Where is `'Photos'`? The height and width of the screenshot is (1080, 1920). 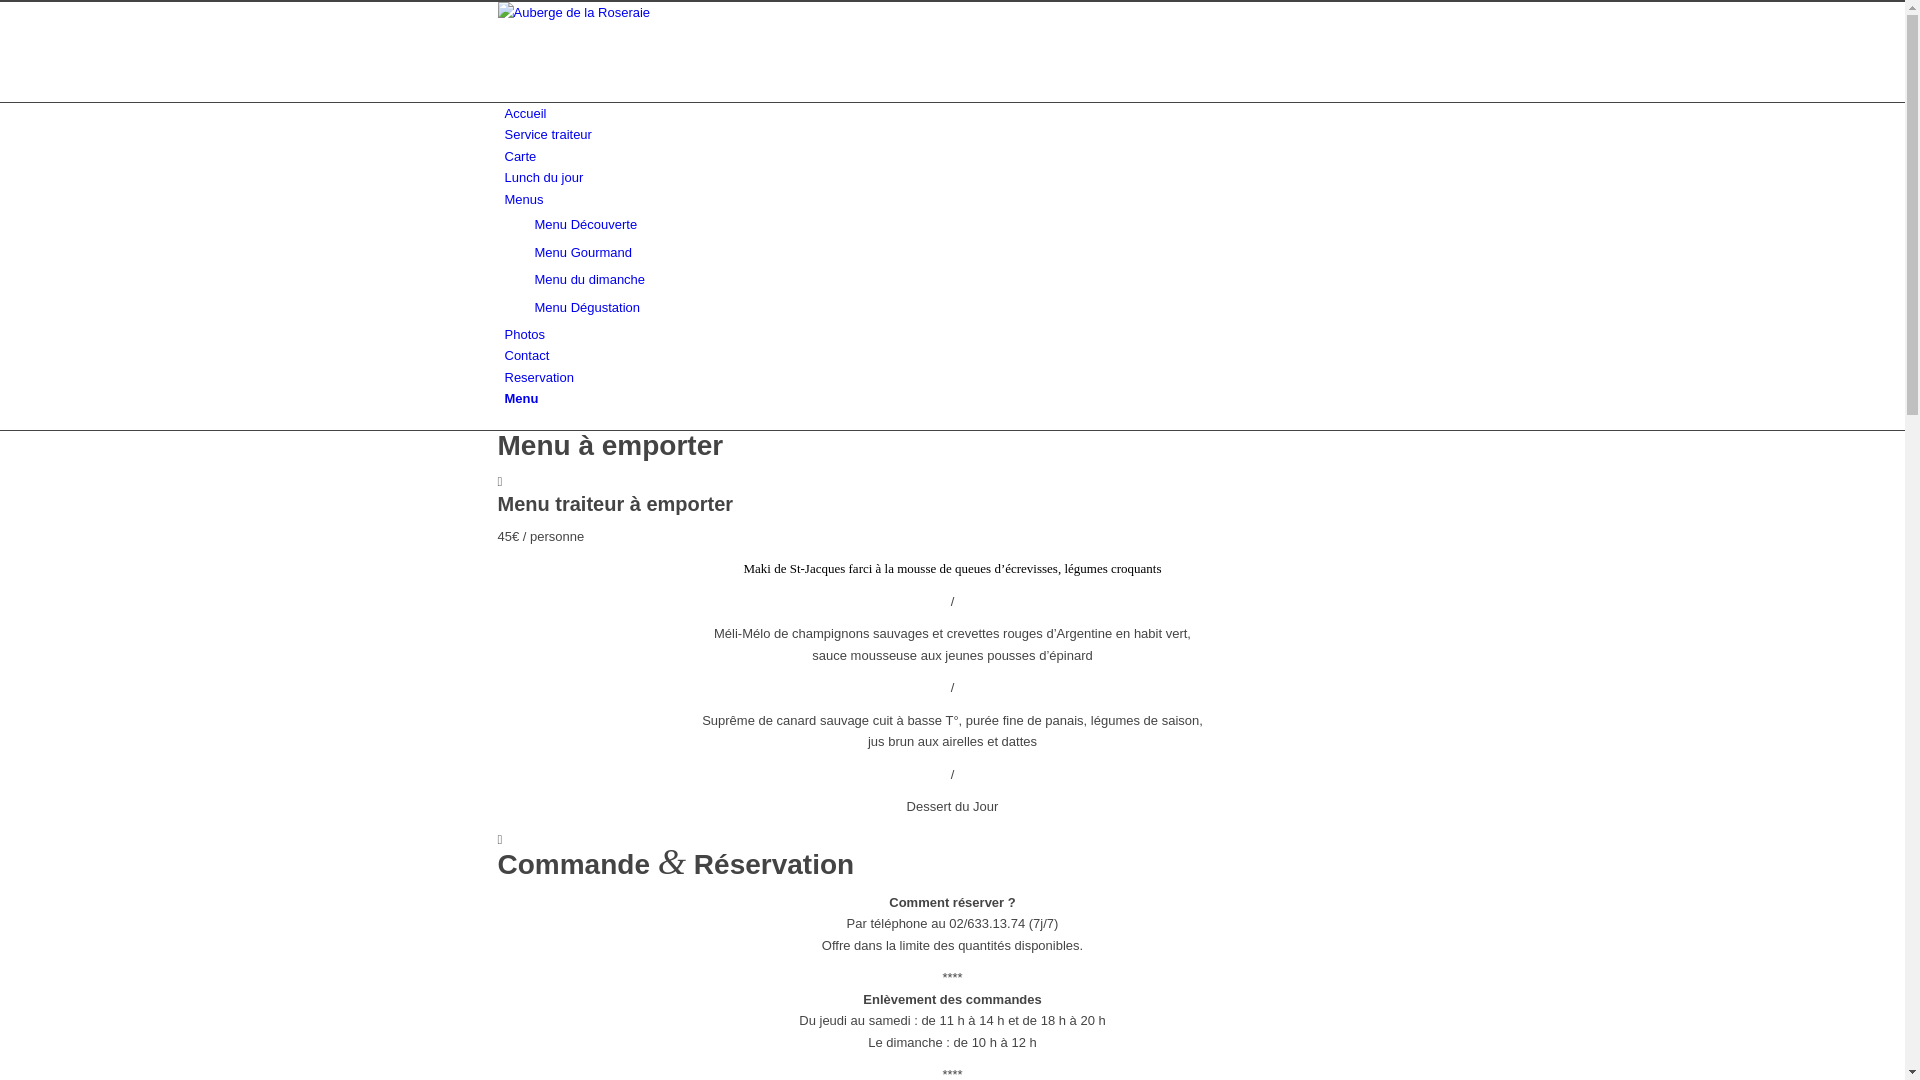
'Photos' is located at coordinates (504, 333).